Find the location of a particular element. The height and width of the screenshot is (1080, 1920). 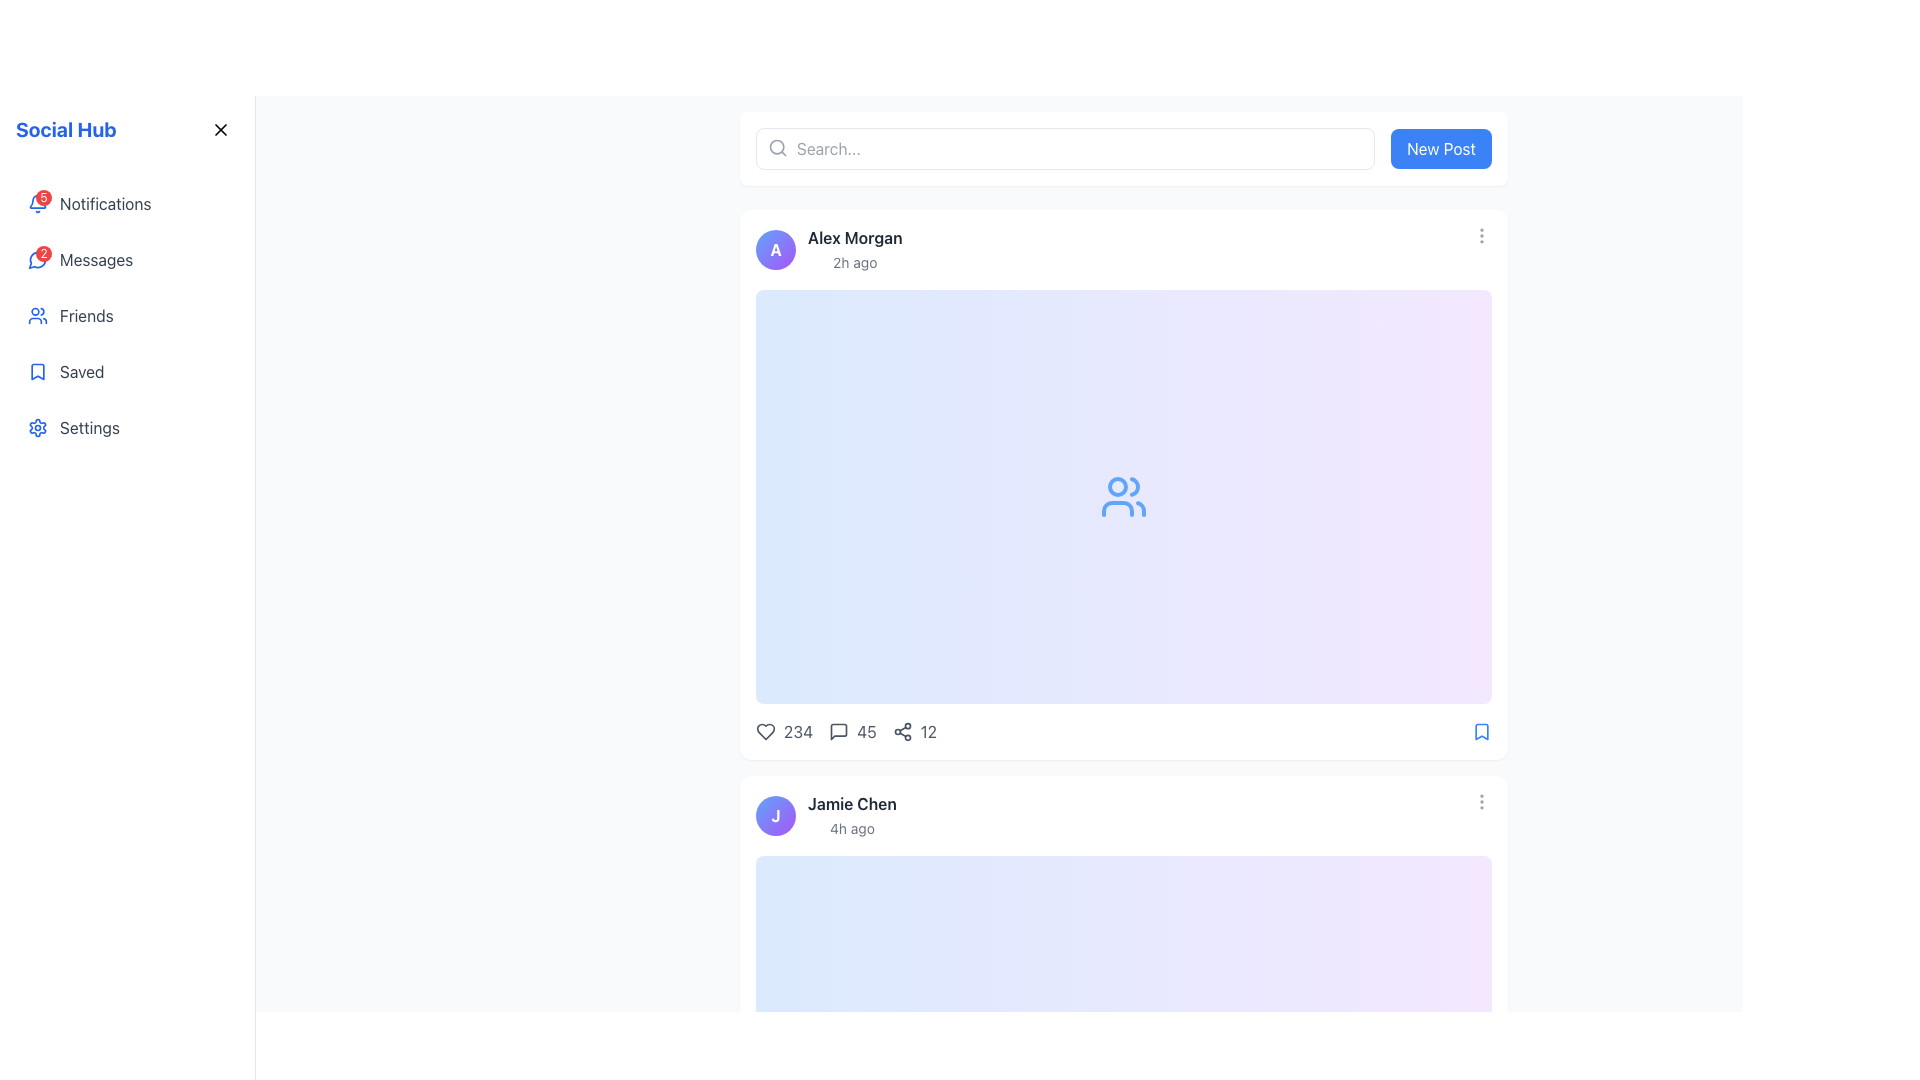

text from the bold label displaying 'Jamie Chen' located in the bottom post of the interface, positioned near the top-left of the post, to the right of a circular avatar is located at coordinates (852, 802).